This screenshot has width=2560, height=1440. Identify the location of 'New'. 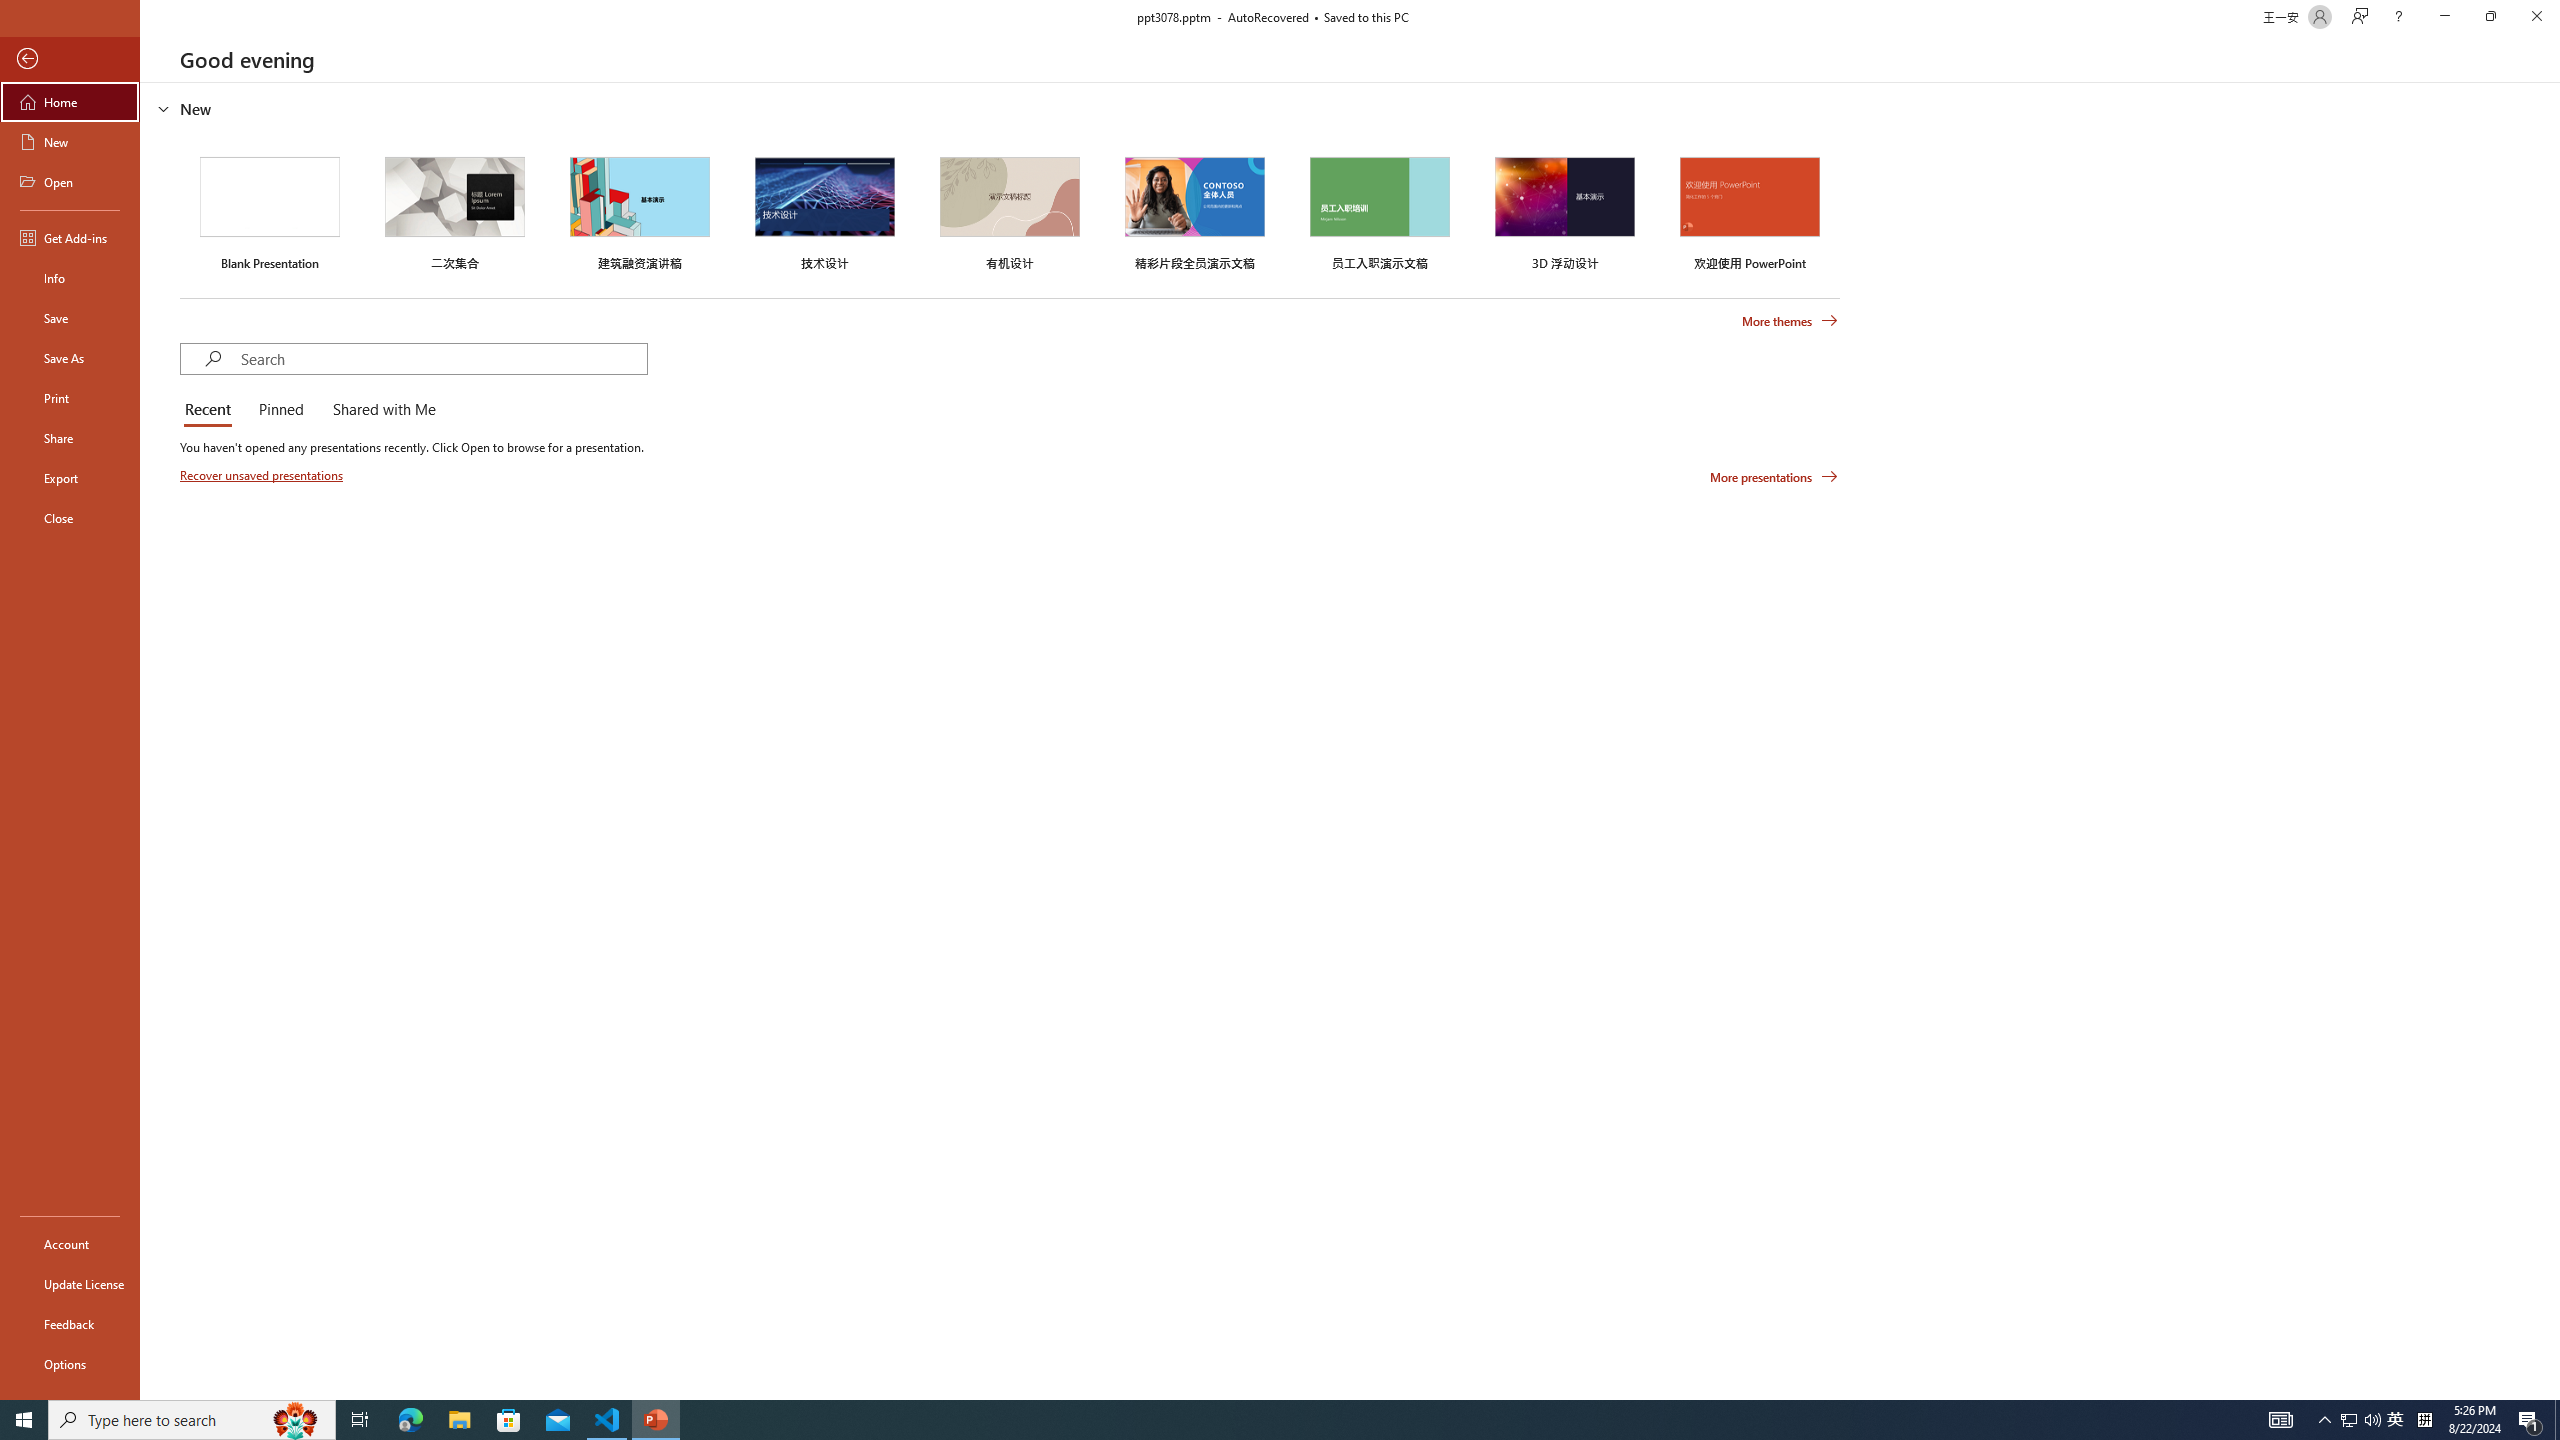
(69, 141).